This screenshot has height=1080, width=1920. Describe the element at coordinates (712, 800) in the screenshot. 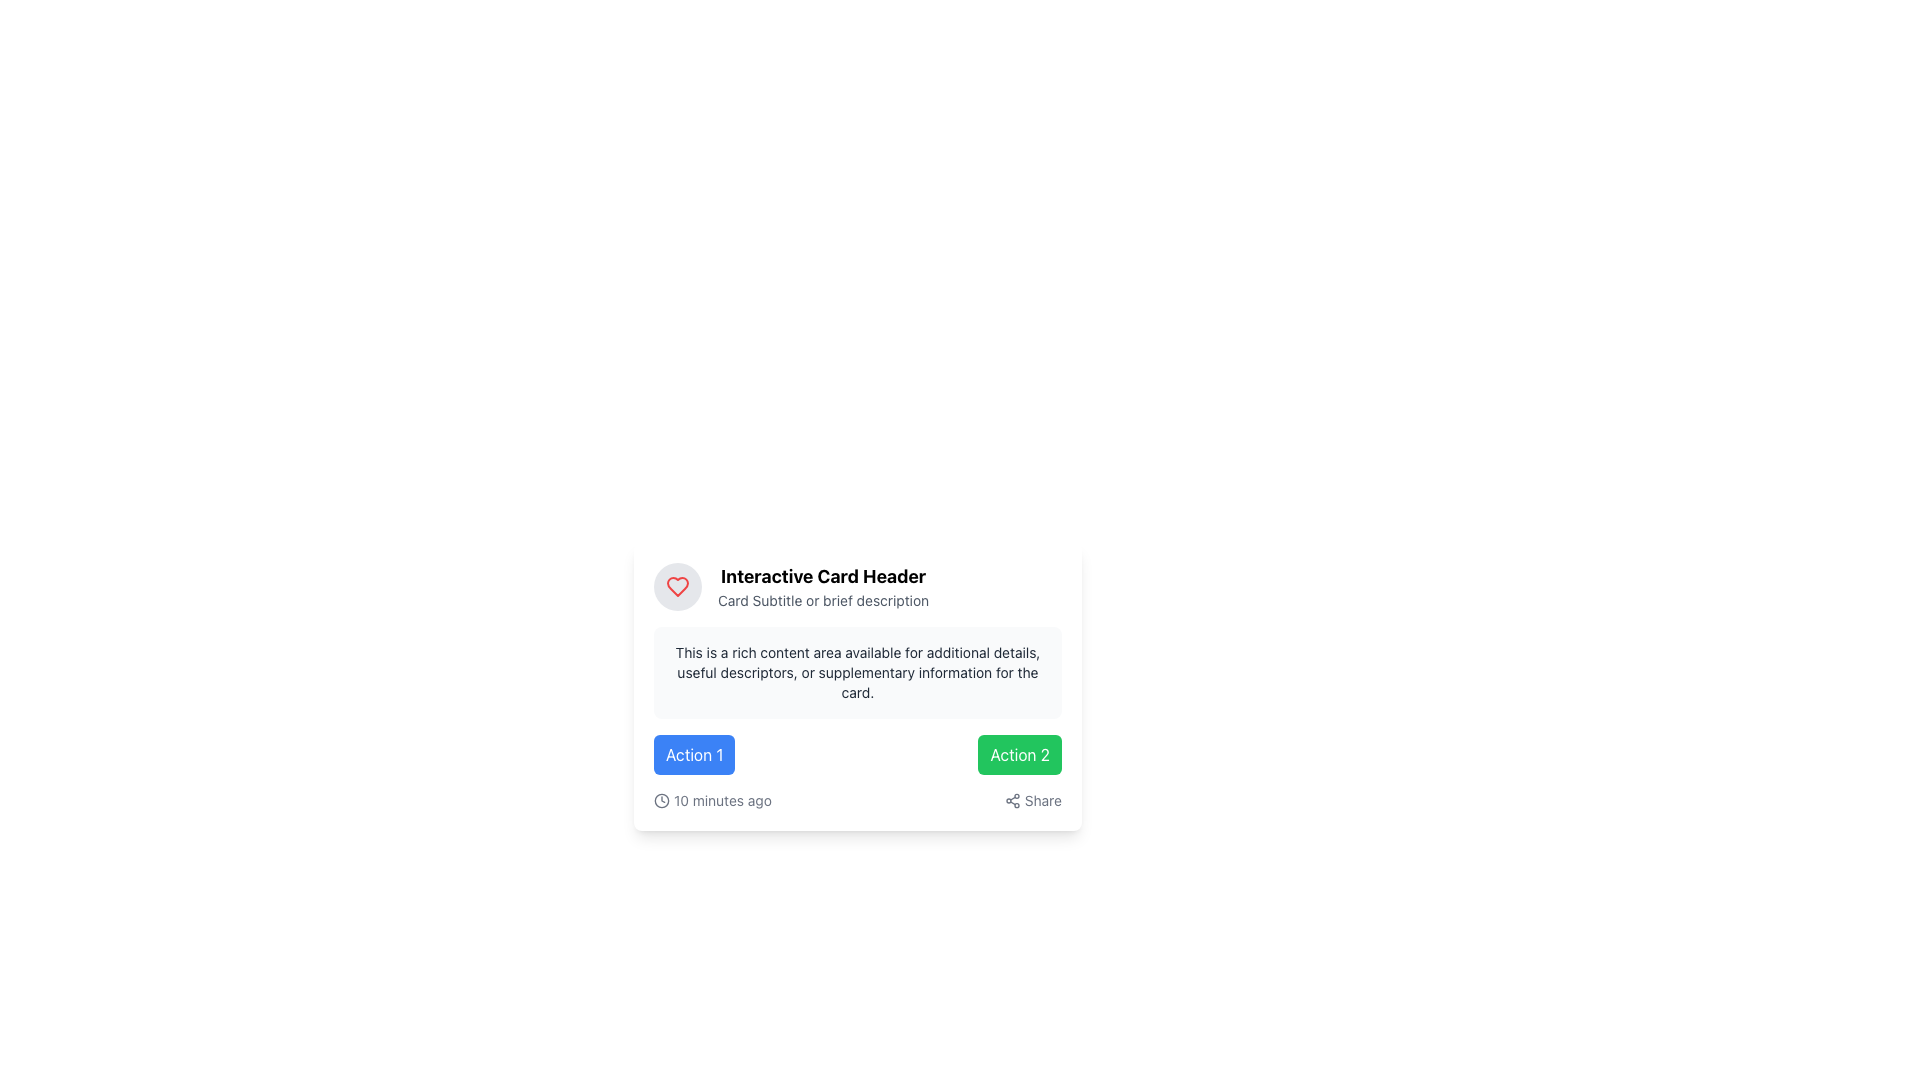

I see `timestamp displayed as '10 minutes ago' which is a small text component located at the bottom-left corner of the card, aligned horizontally with the 'Share' text` at that location.